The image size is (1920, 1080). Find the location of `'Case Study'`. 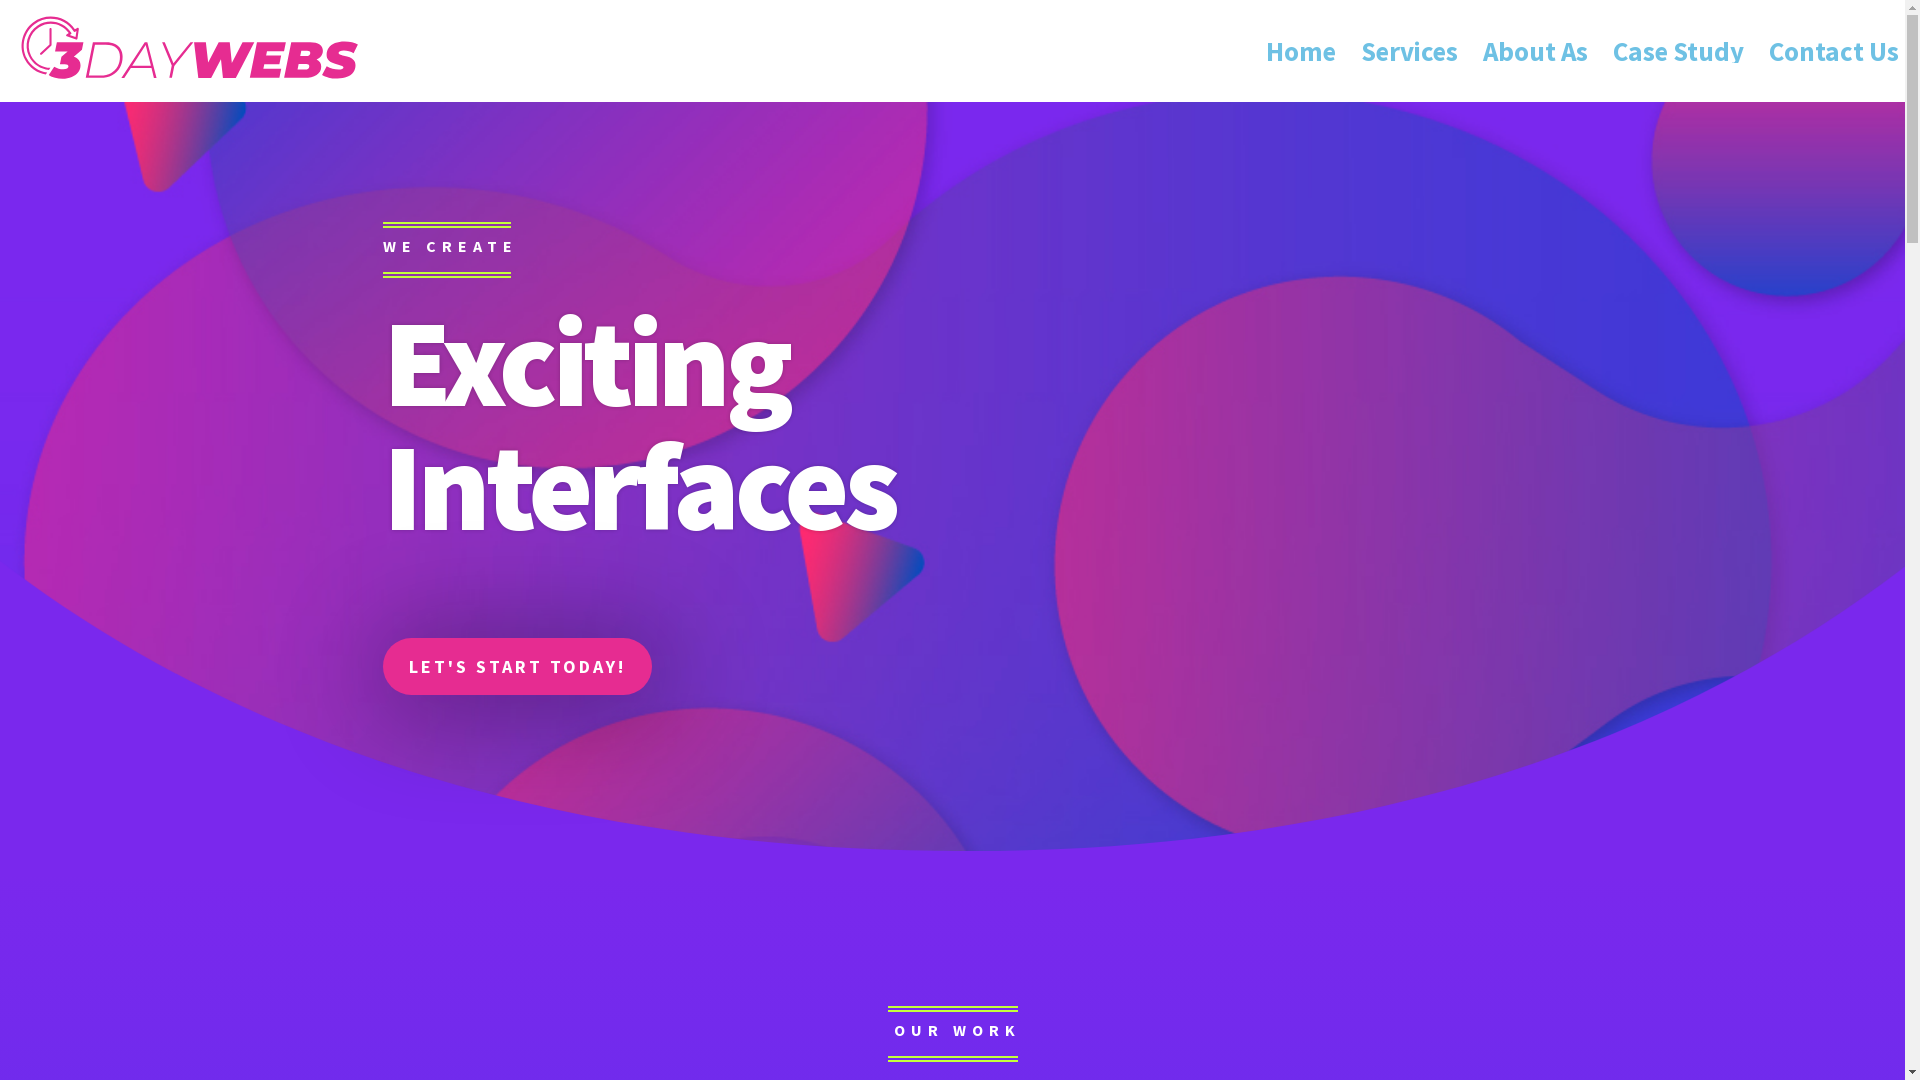

'Case Study' is located at coordinates (1678, 49).